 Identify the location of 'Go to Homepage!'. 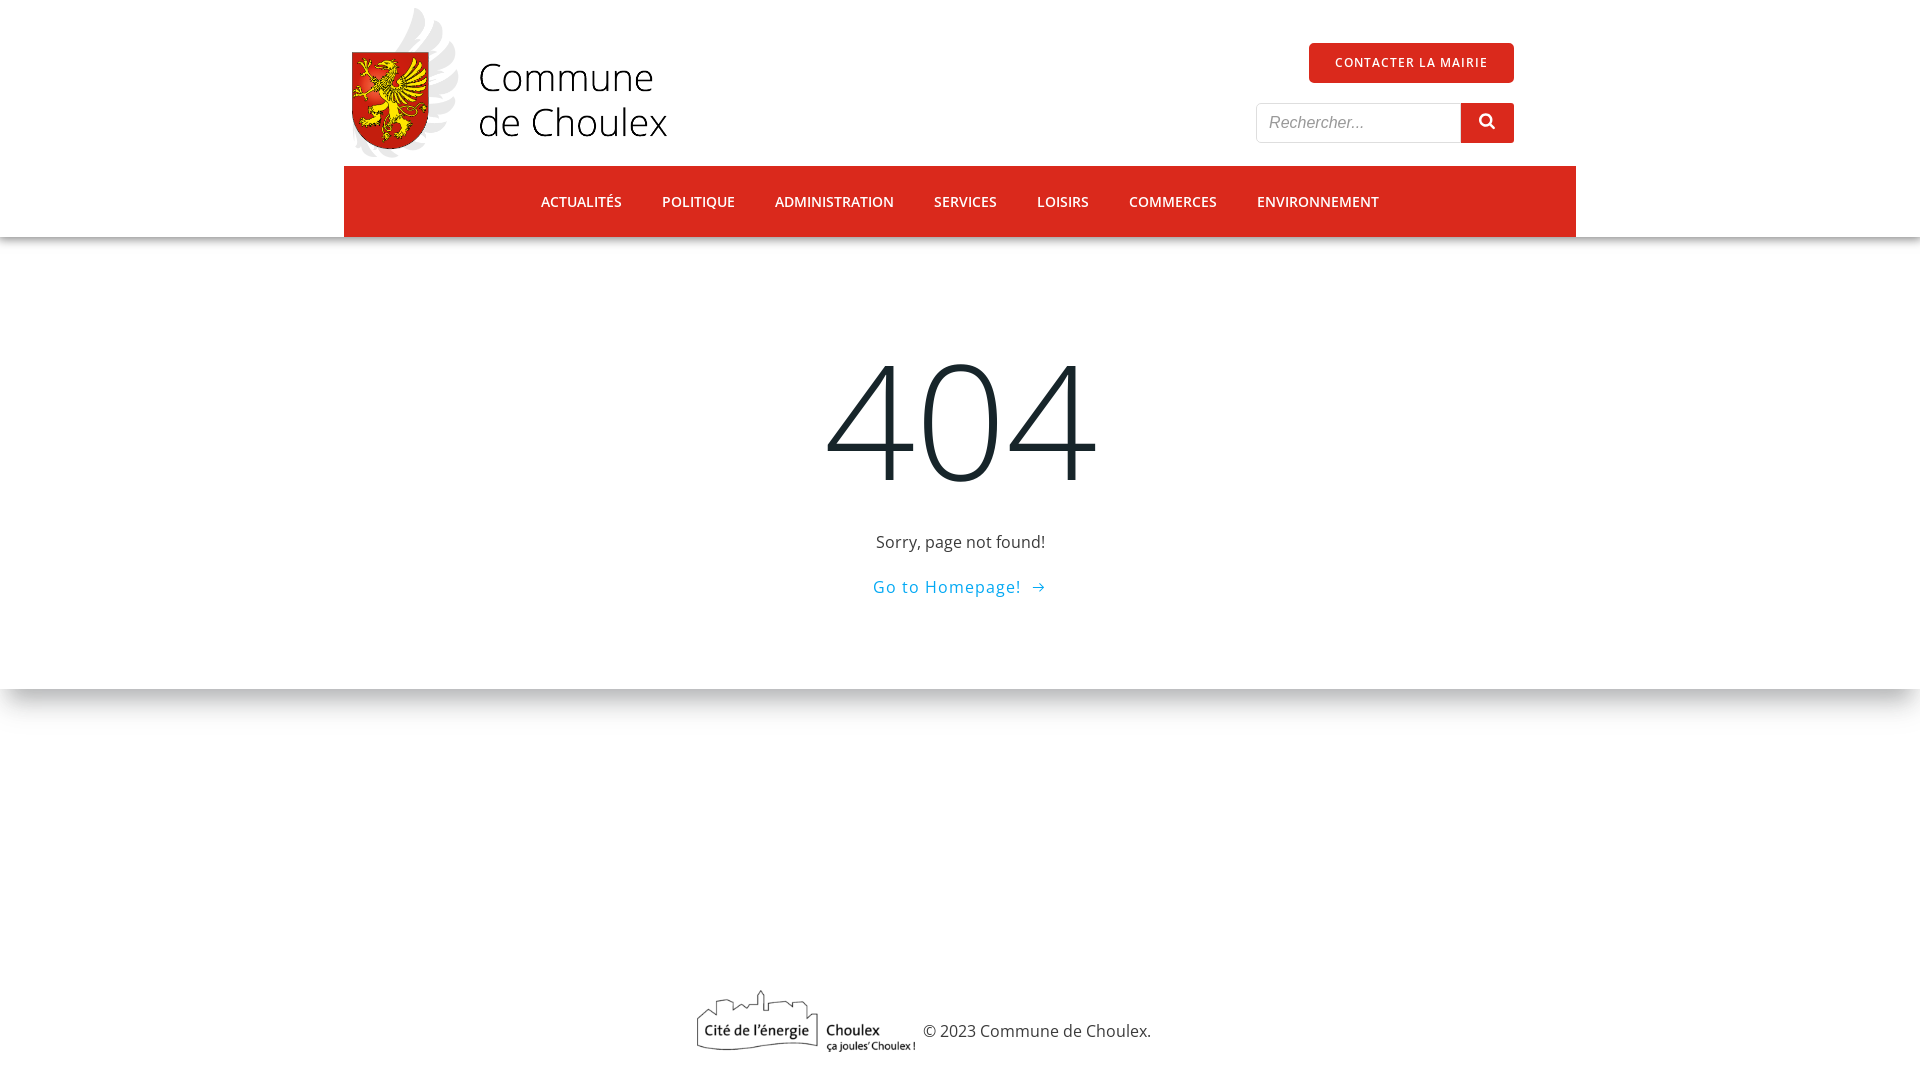
(960, 585).